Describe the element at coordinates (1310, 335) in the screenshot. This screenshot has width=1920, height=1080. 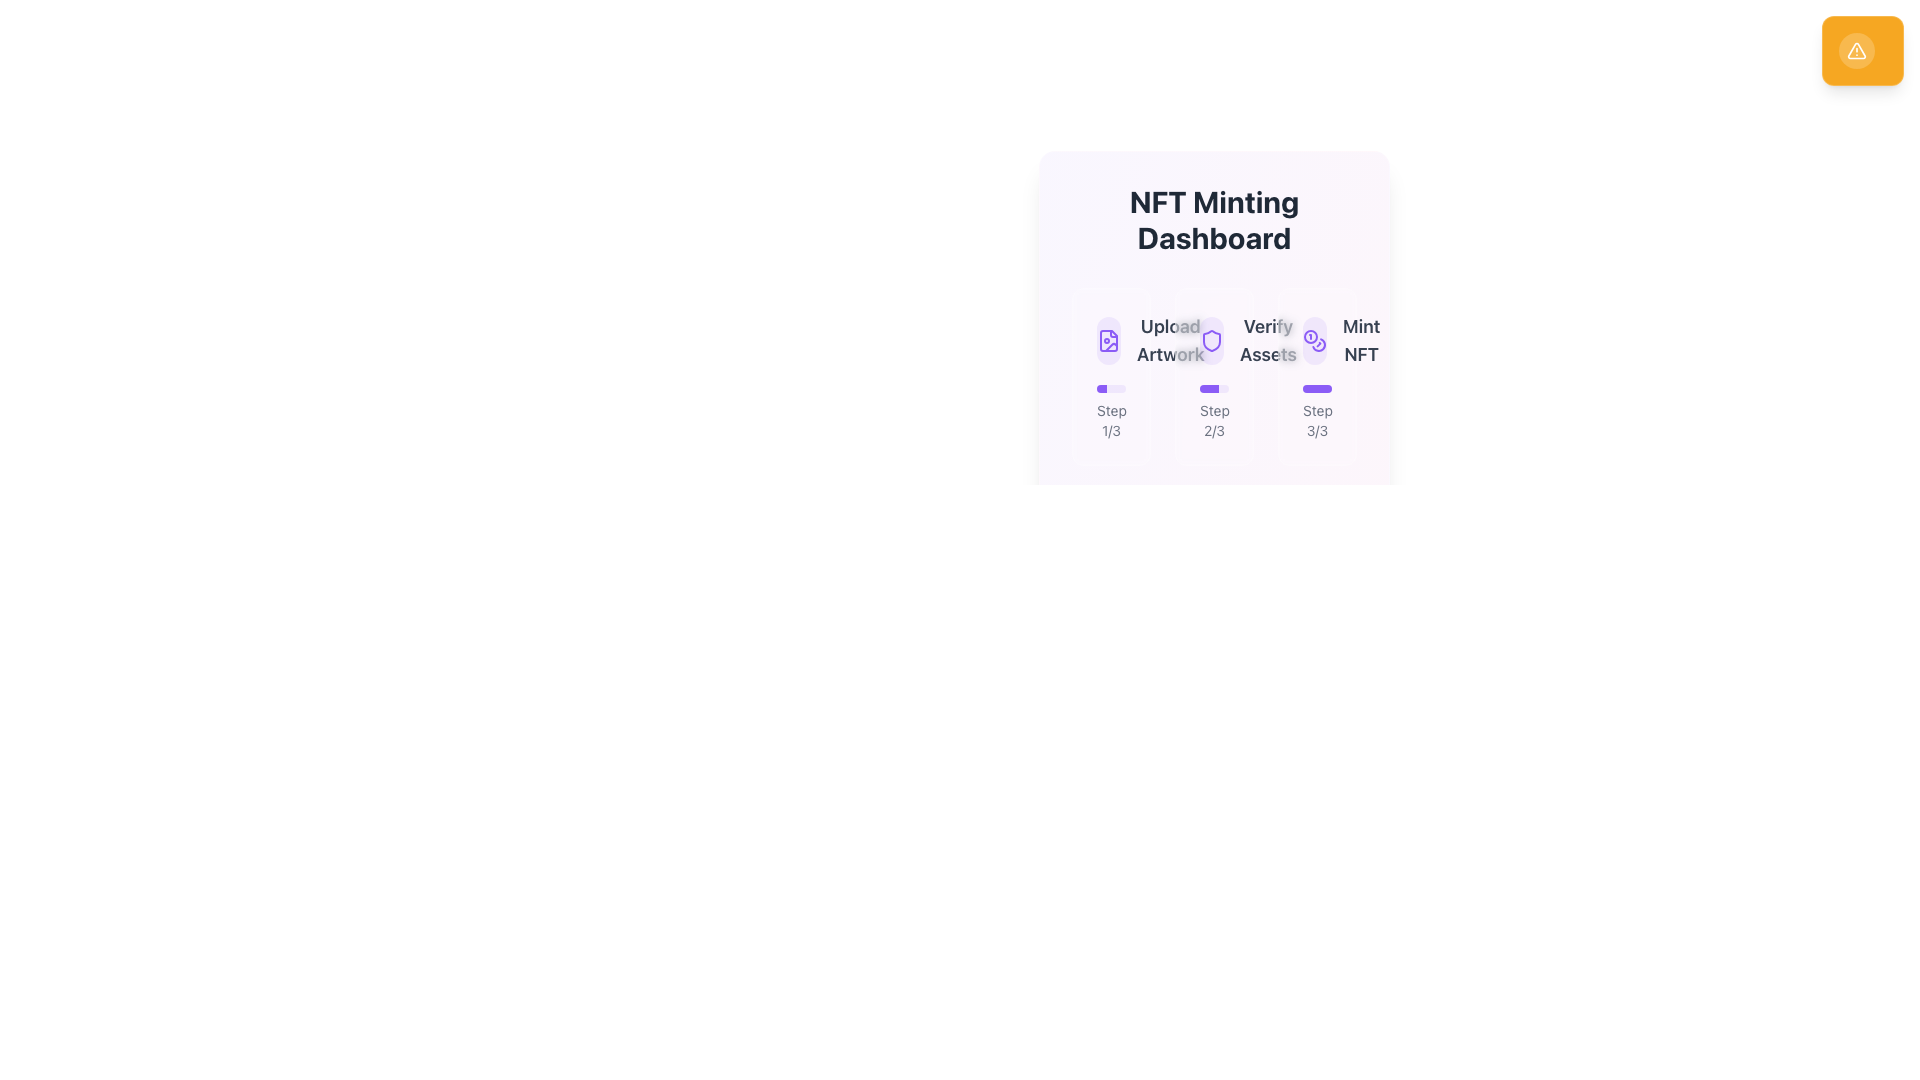
I see `the circular decorative SVG subcomponent that is part of the 'Mint NFT' step within the 'NFT Minting Dashboard' context` at that location.